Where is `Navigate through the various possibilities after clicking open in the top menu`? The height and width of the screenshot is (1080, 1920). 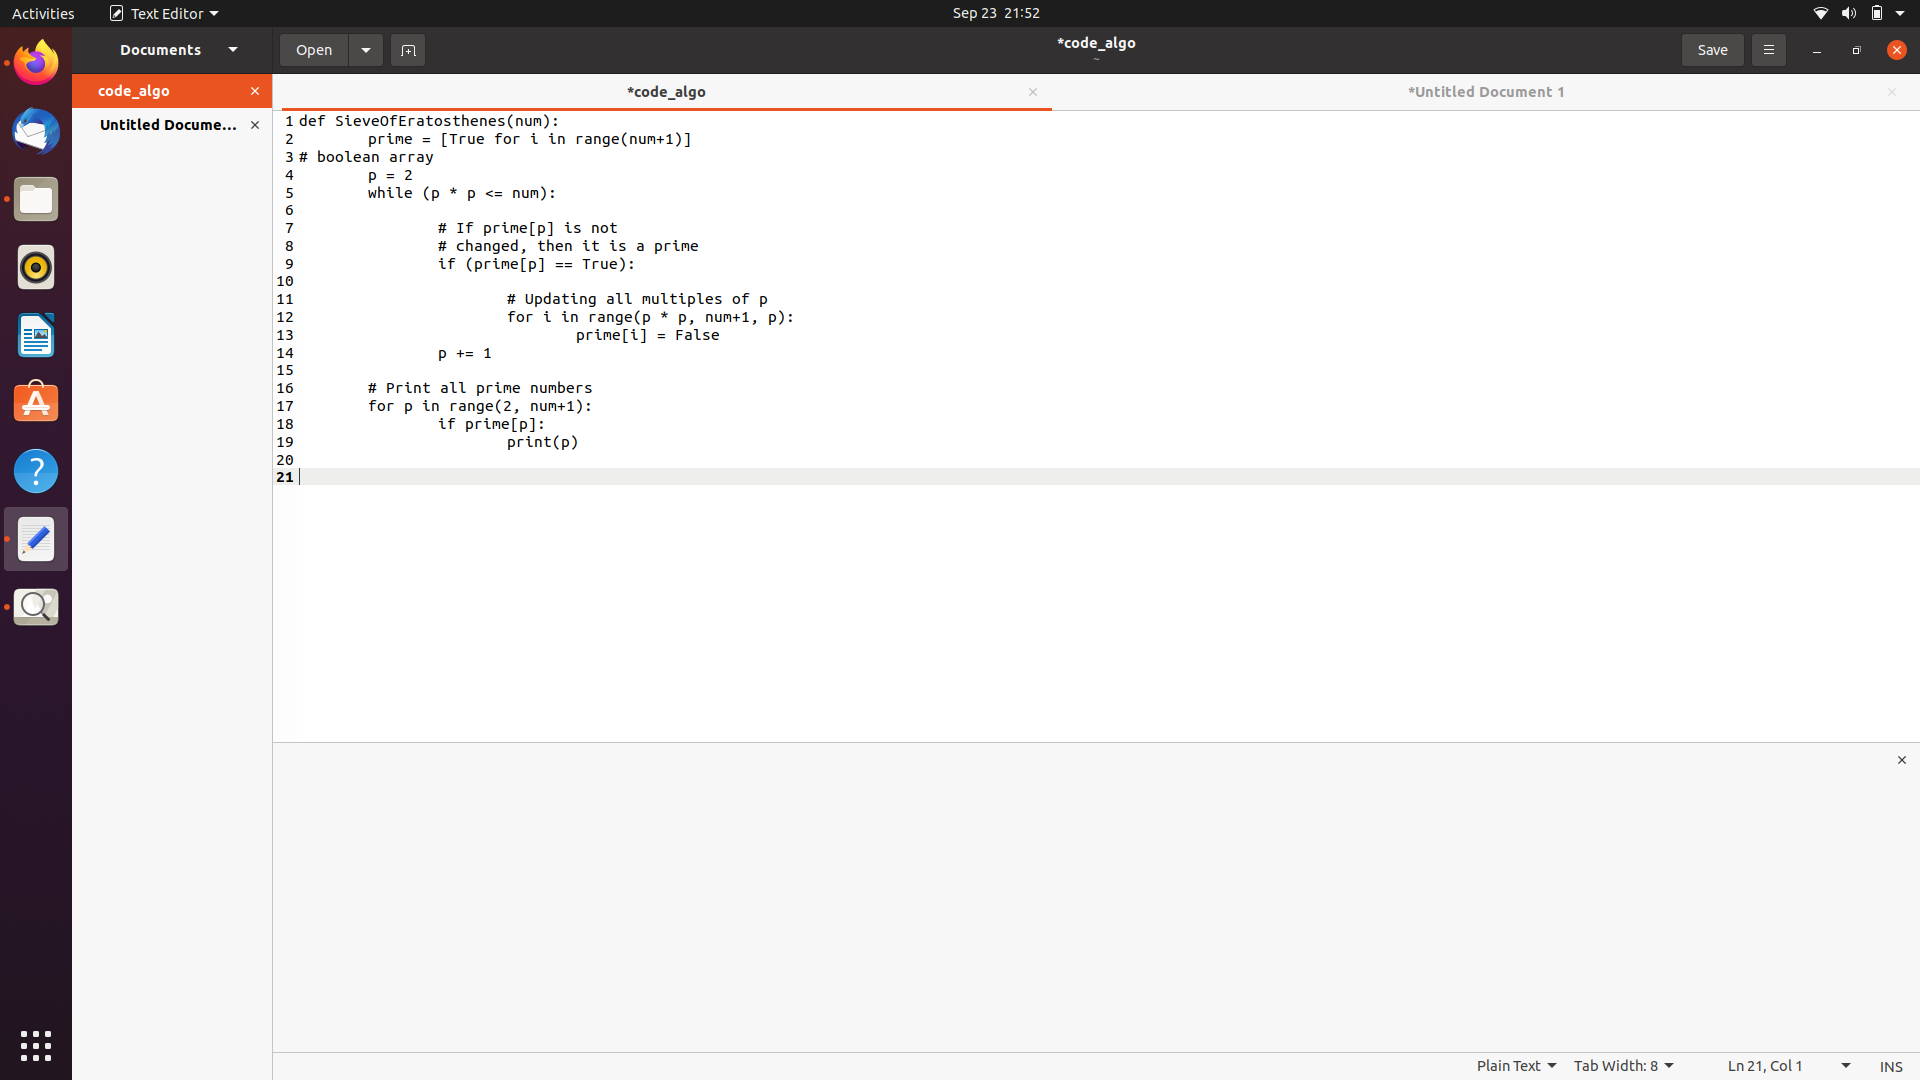
Navigate through the various possibilities after clicking open in the top menu is located at coordinates (366, 48).